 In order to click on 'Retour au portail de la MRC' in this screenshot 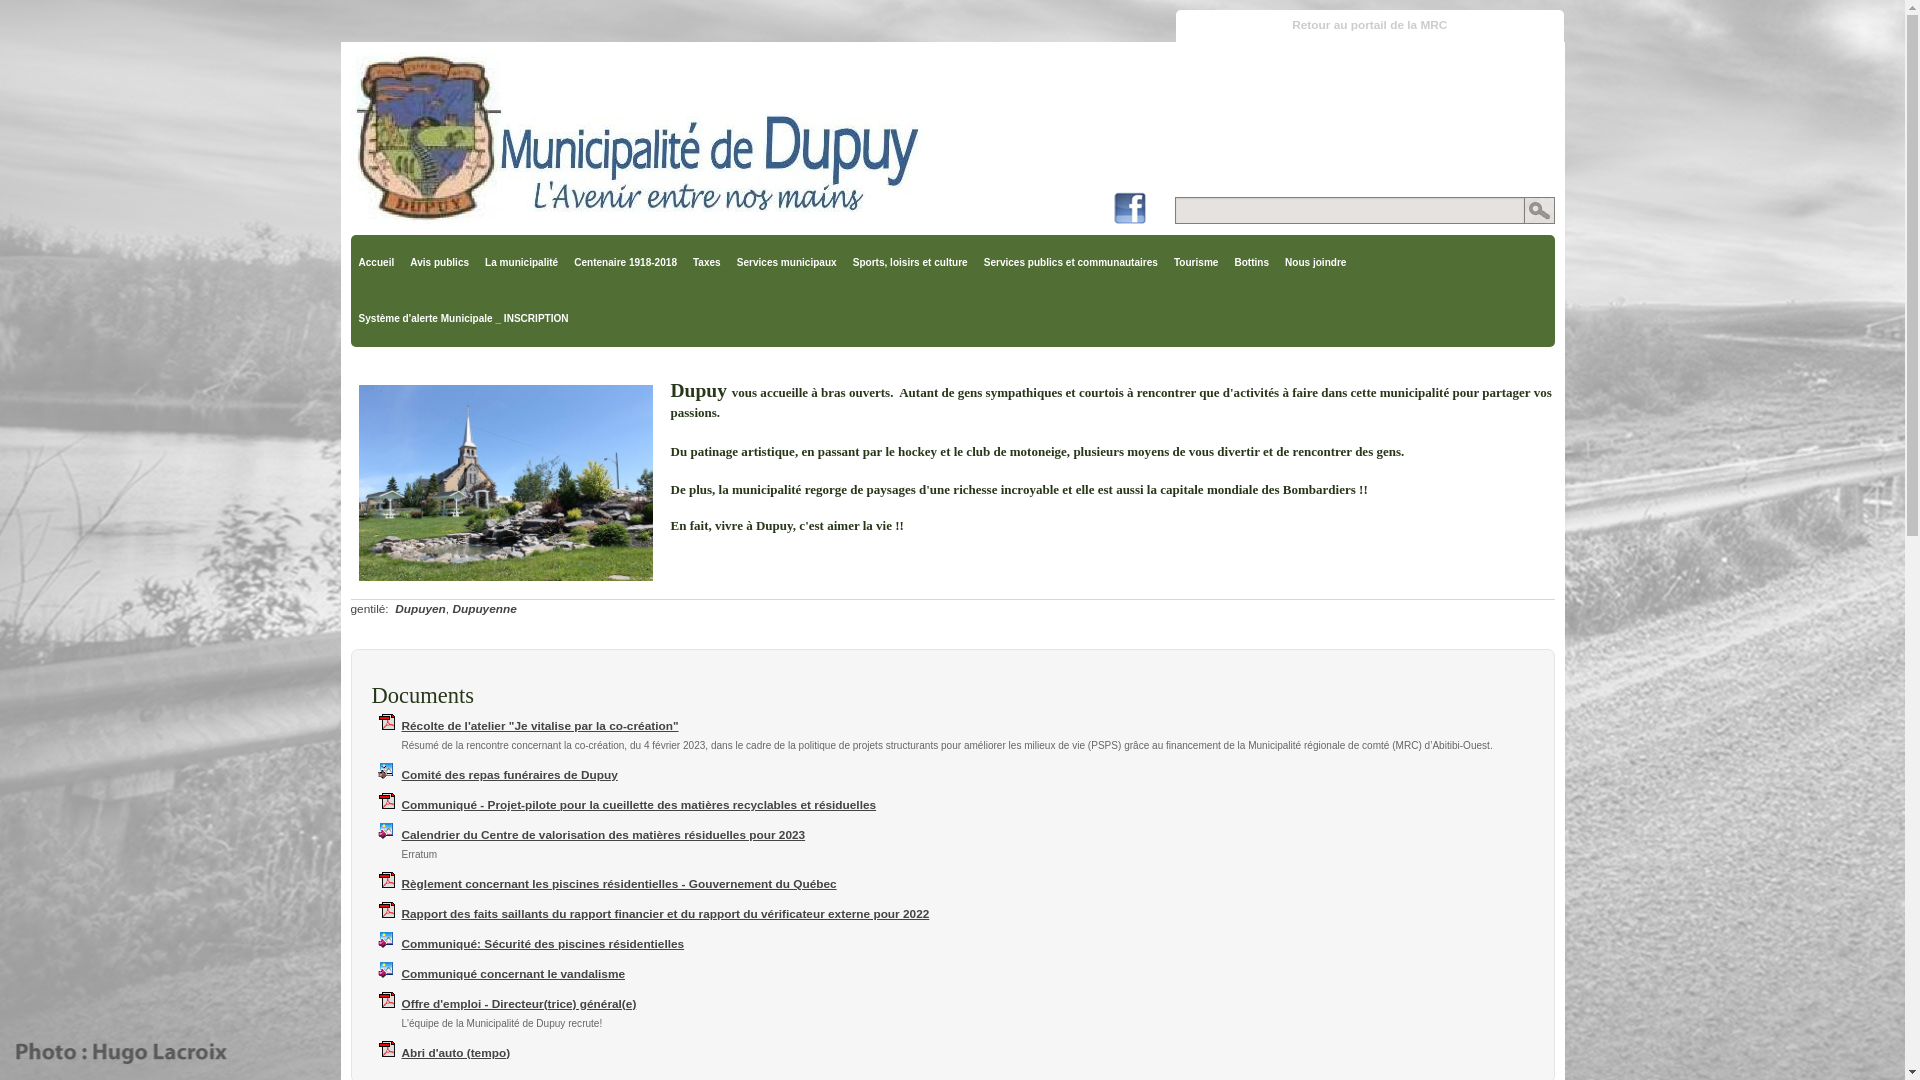, I will do `click(1368, 26)`.